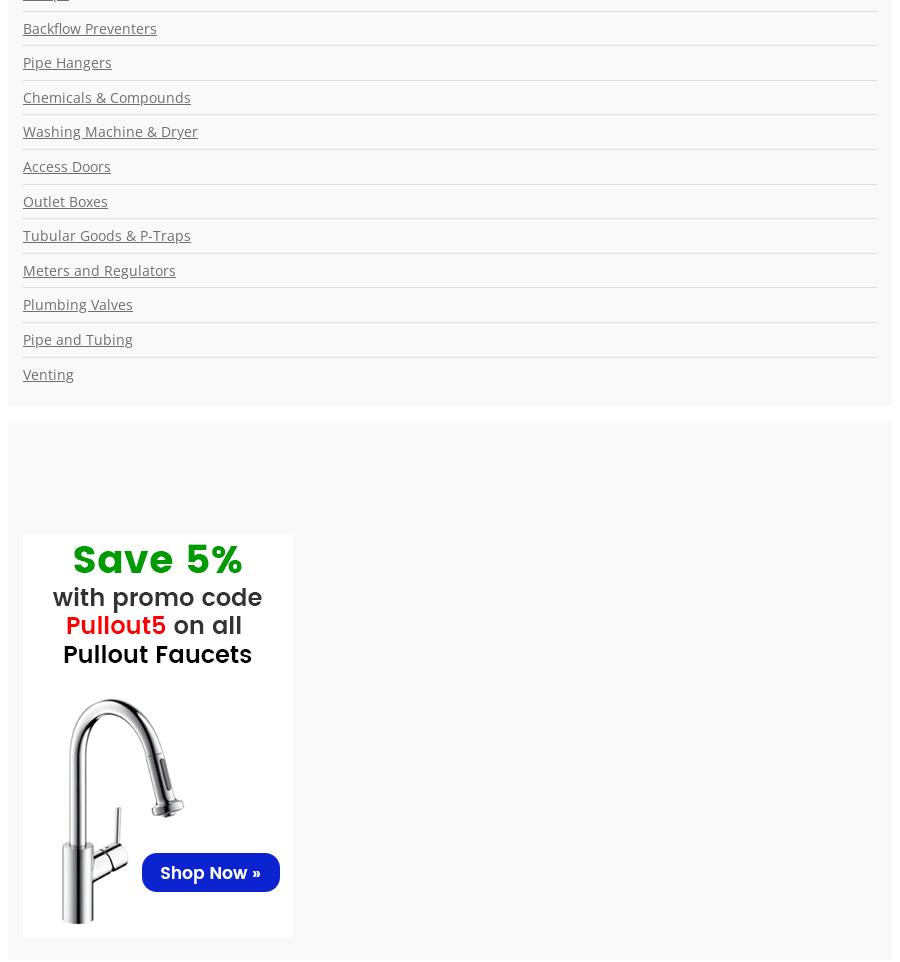  What do you see at coordinates (77, 338) in the screenshot?
I see `'Pipe and Tubing'` at bounding box center [77, 338].